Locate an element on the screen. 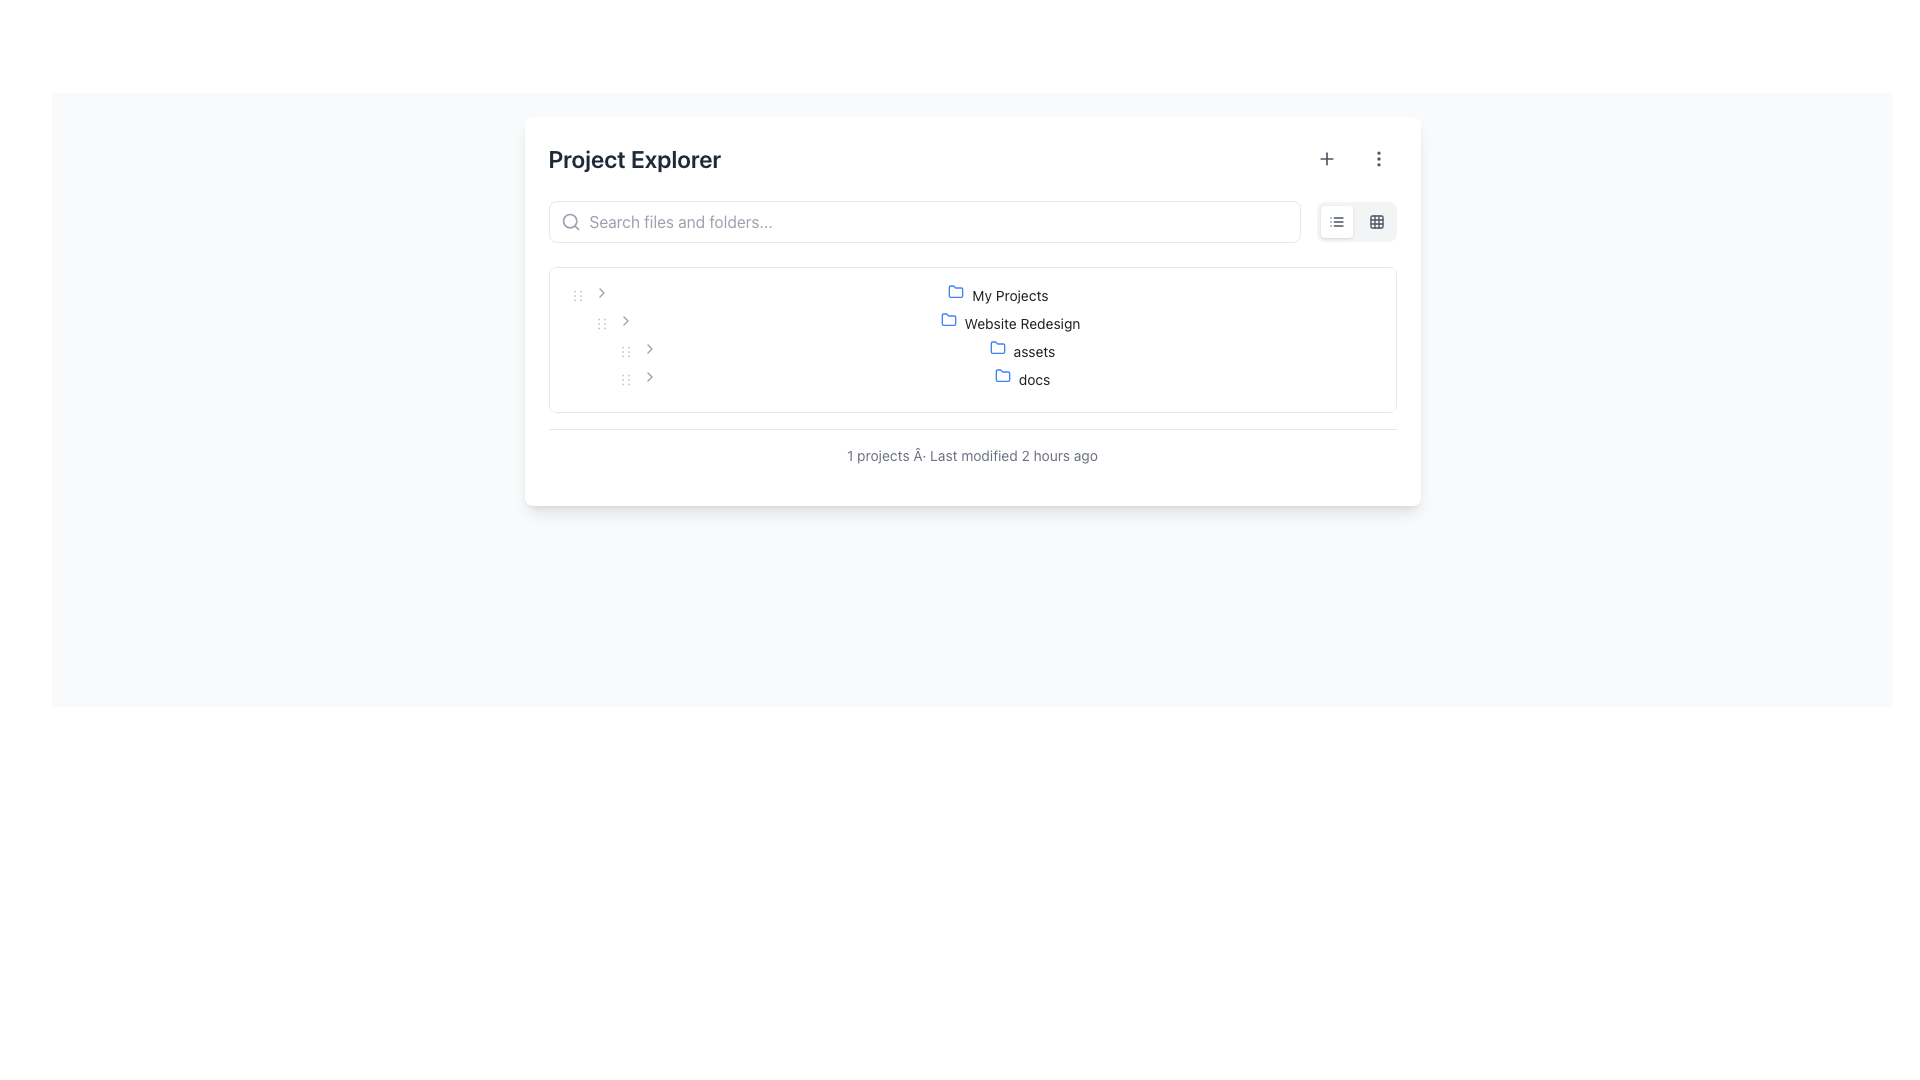 The height and width of the screenshot is (1080, 1920). the text label for the 'assets' directory is located at coordinates (1034, 350).